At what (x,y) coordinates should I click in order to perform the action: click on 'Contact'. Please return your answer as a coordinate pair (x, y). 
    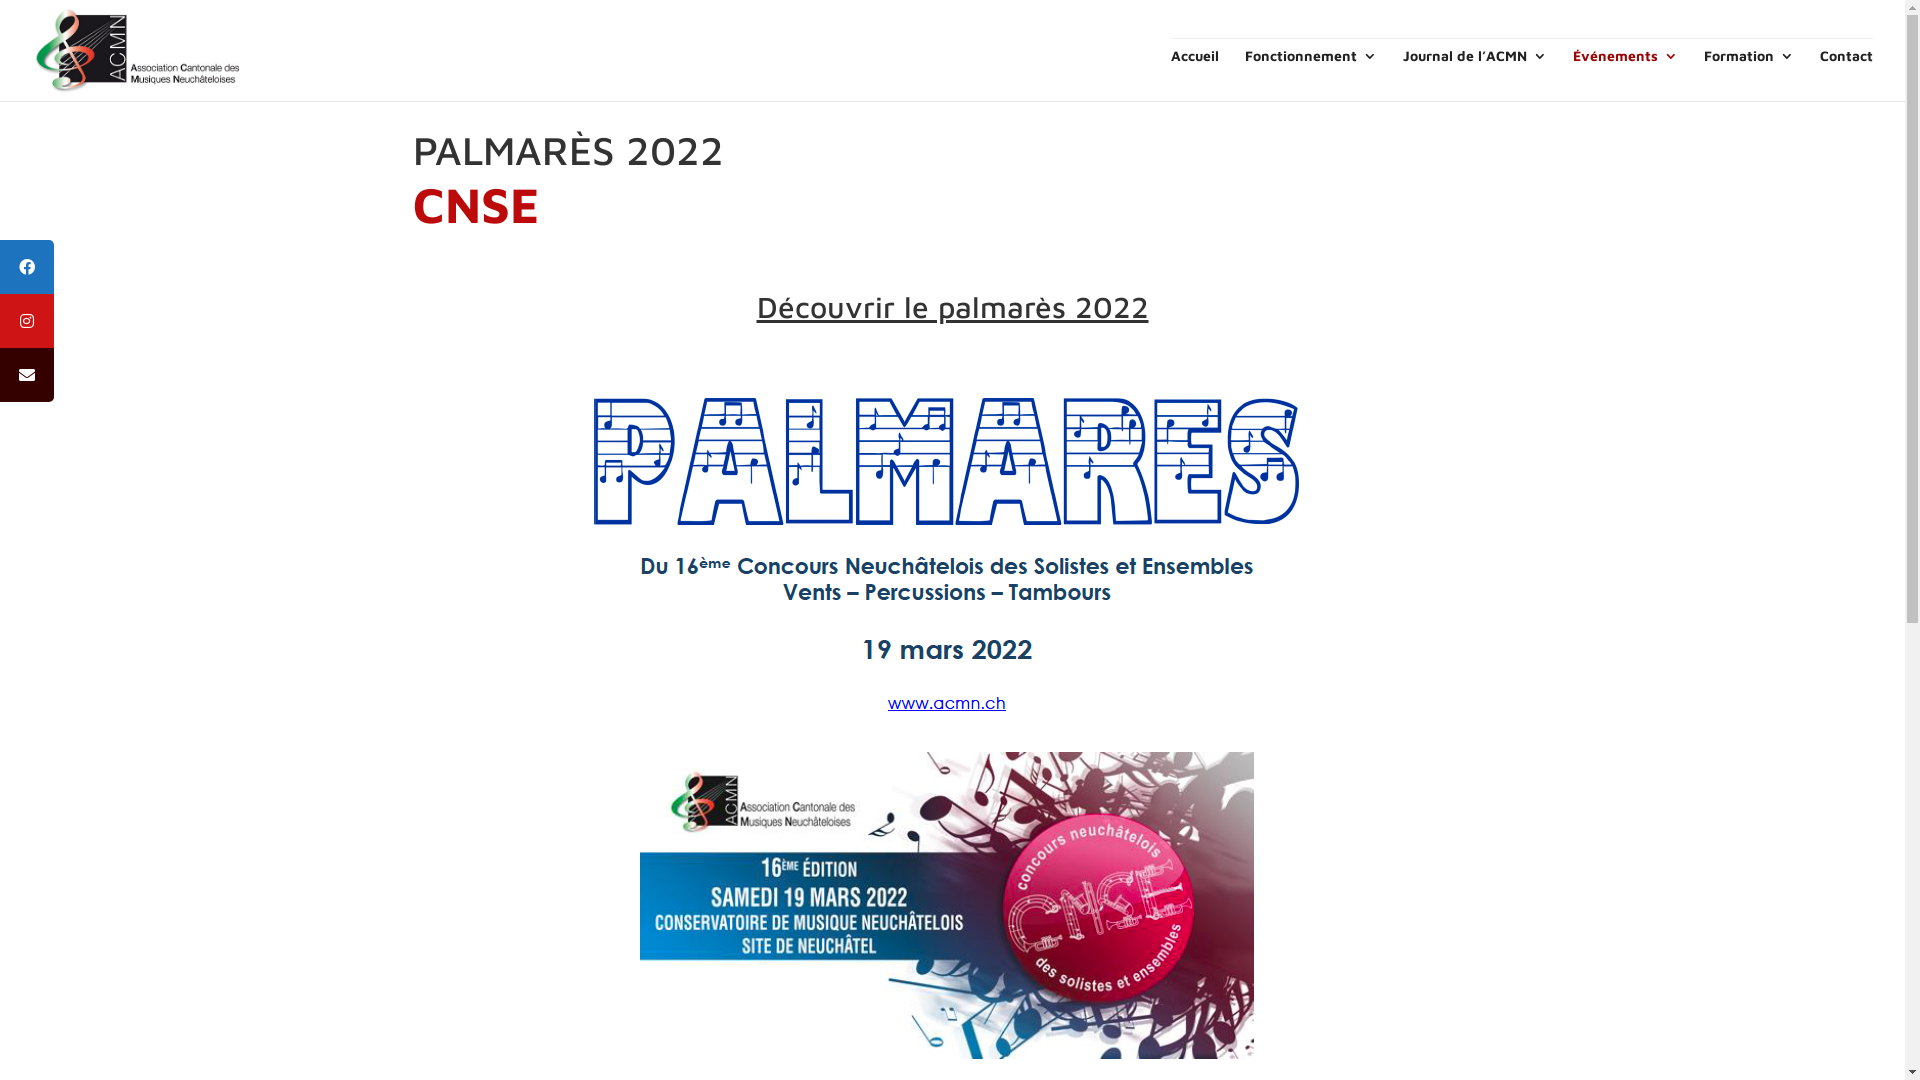
    Looking at the image, I should click on (1845, 73).